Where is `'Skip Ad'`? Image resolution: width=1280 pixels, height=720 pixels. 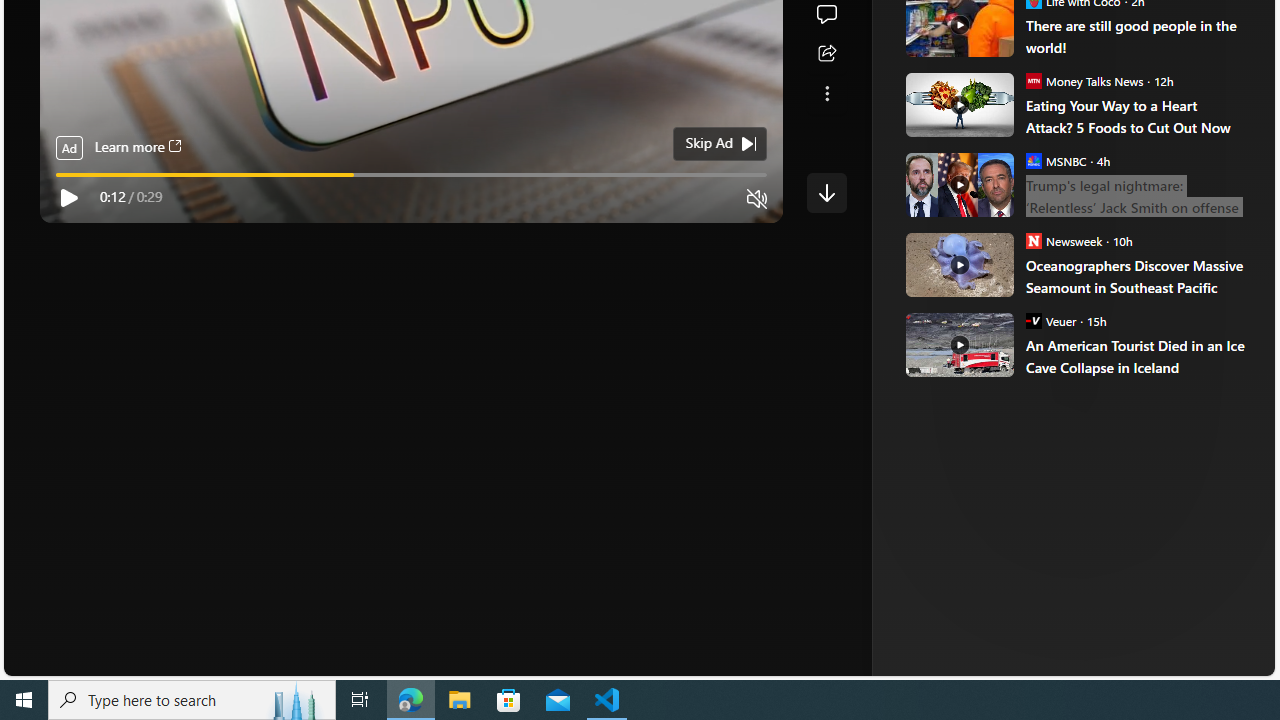
'Skip Ad' is located at coordinates (709, 142).